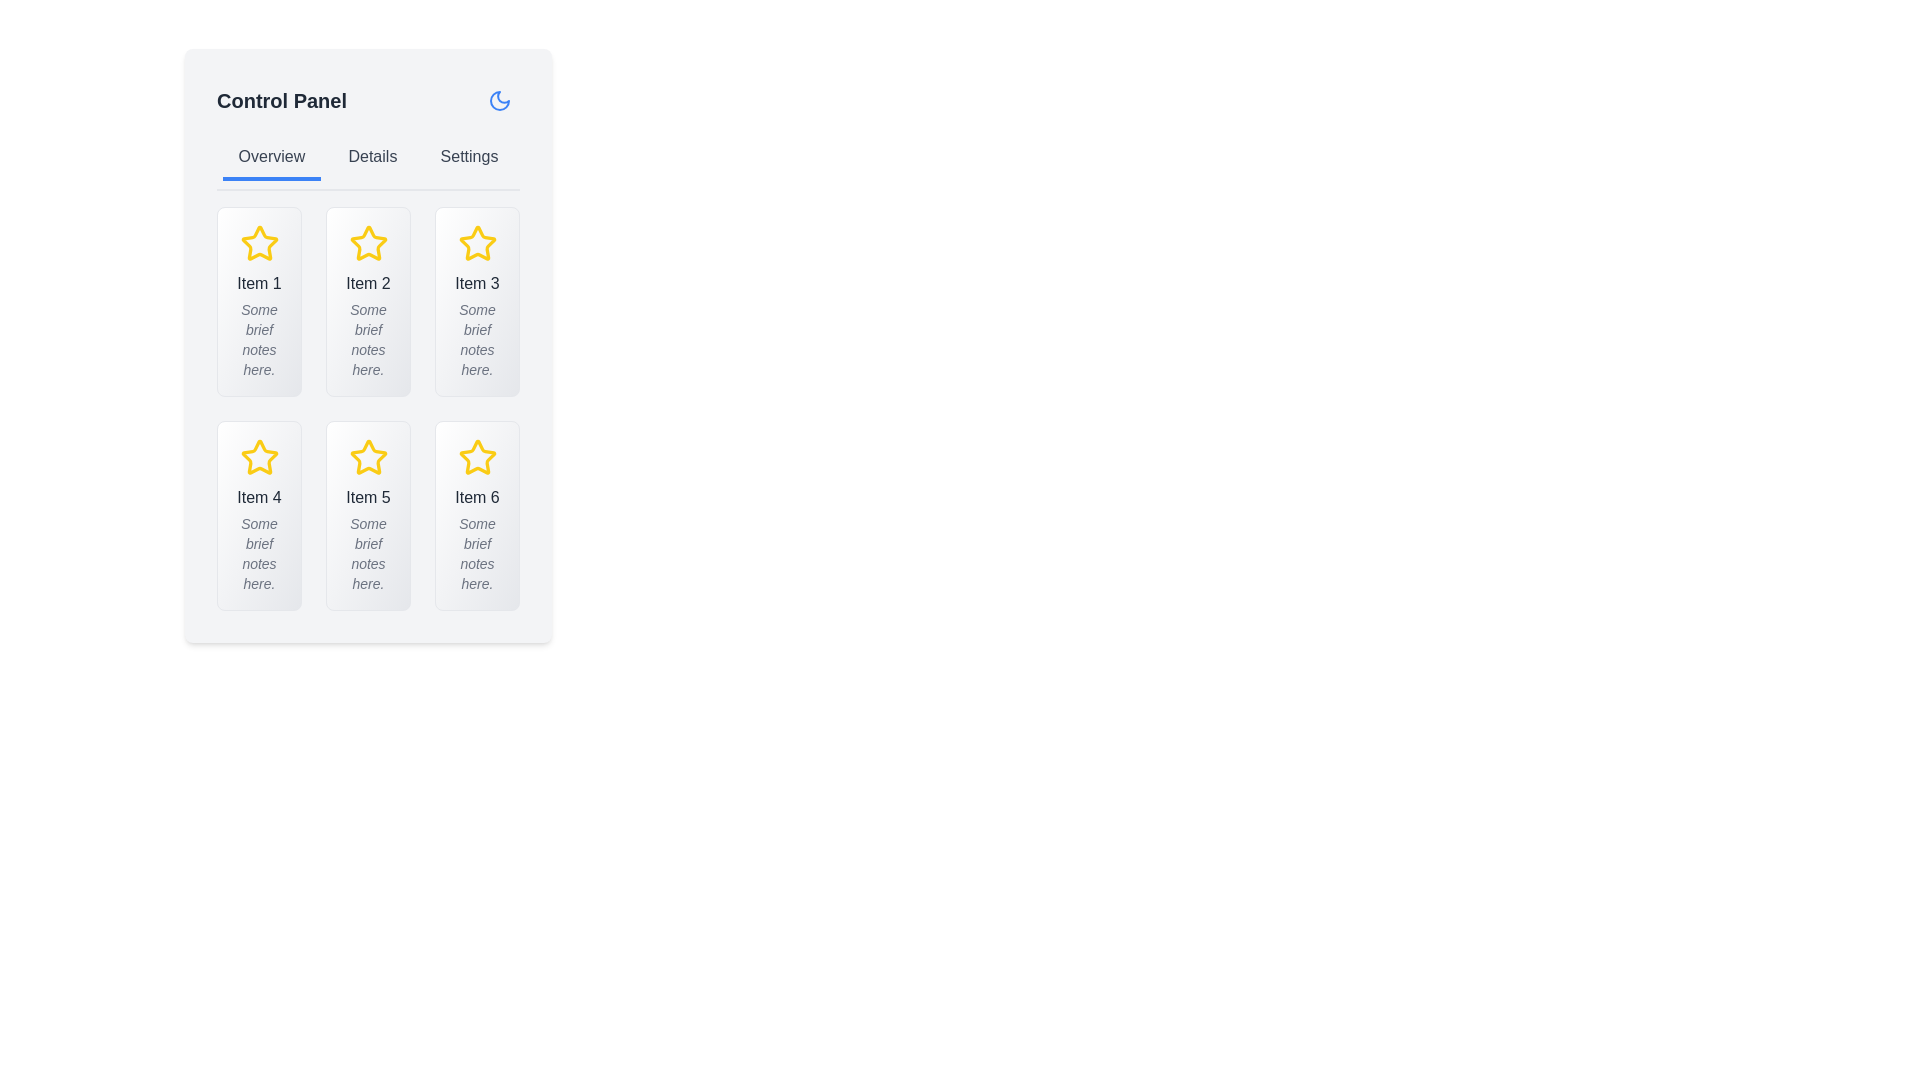 This screenshot has height=1080, width=1920. Describe the element at coordinates (476, 242) in the screenshot. I see `the interactive icon representing 'Item 3'` at that location.